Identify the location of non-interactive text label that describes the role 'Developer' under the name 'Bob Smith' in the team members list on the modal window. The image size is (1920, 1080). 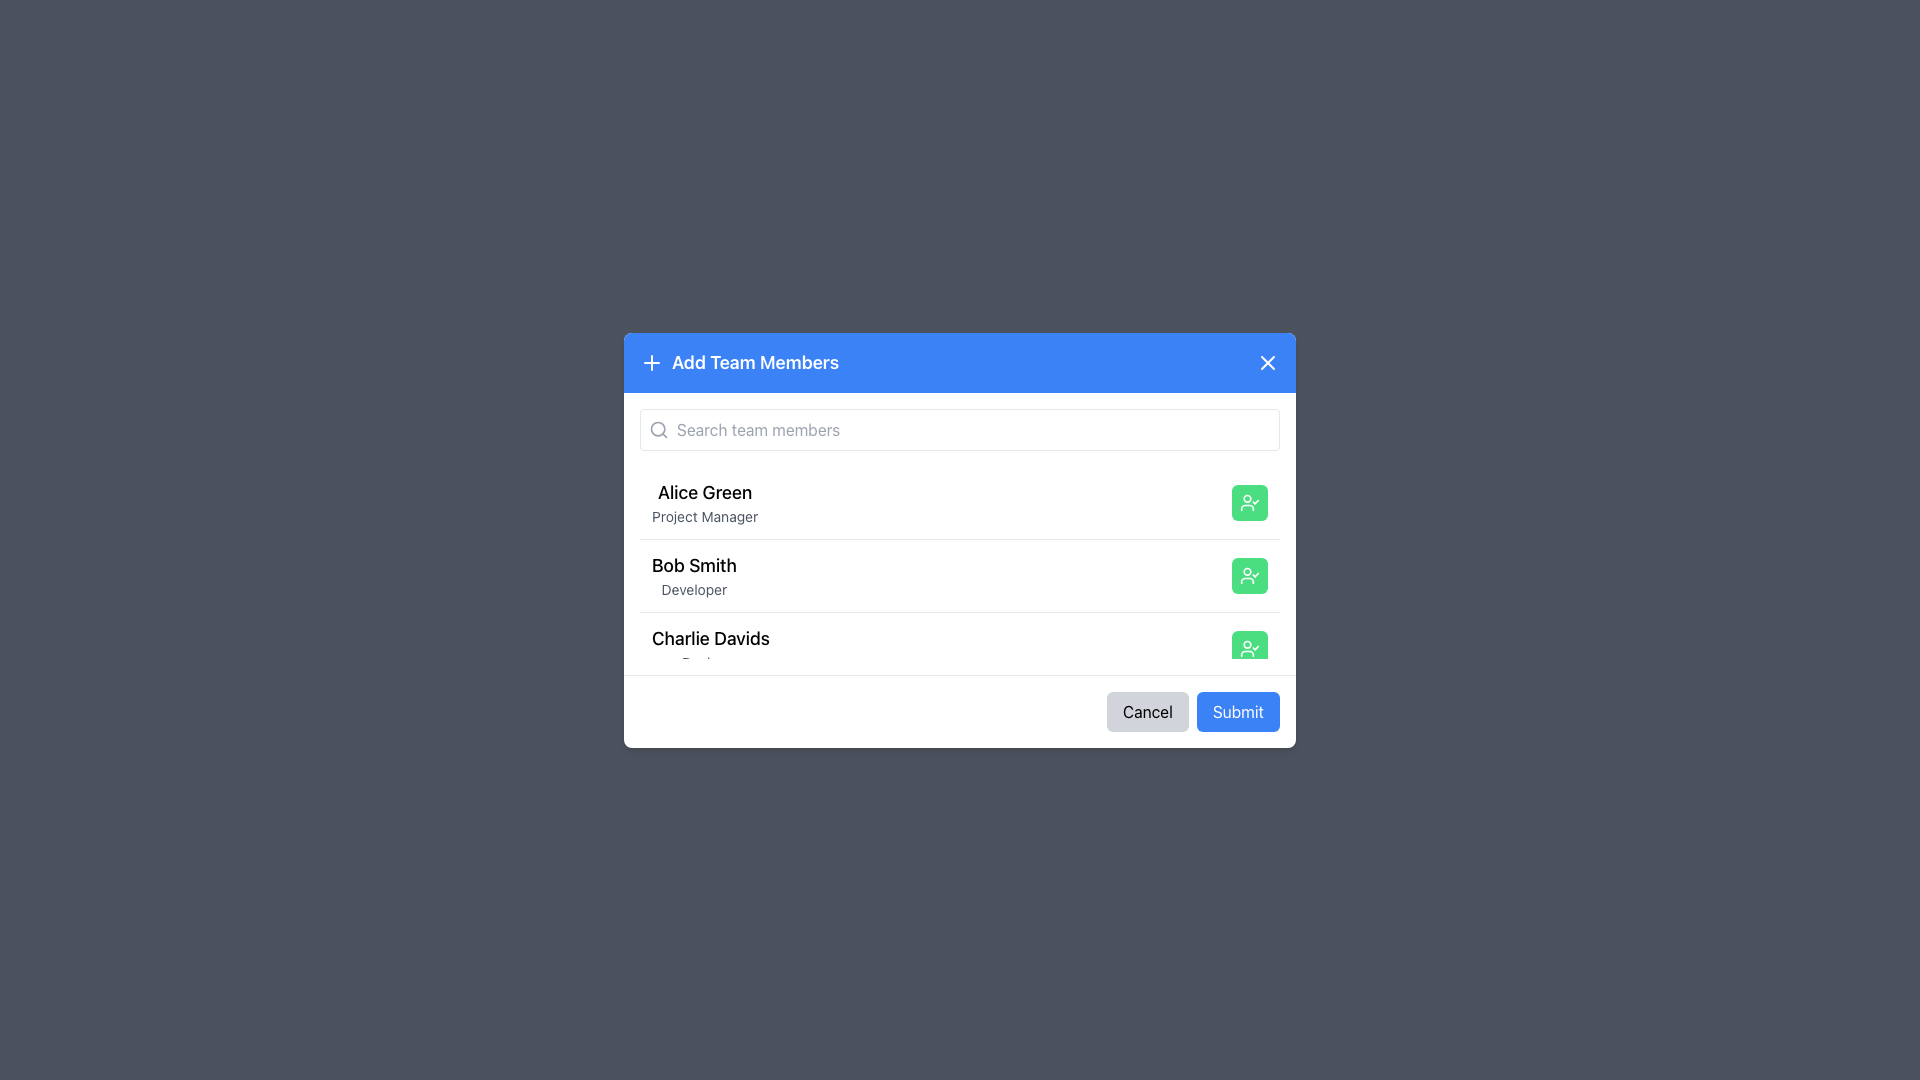
(694, 588).